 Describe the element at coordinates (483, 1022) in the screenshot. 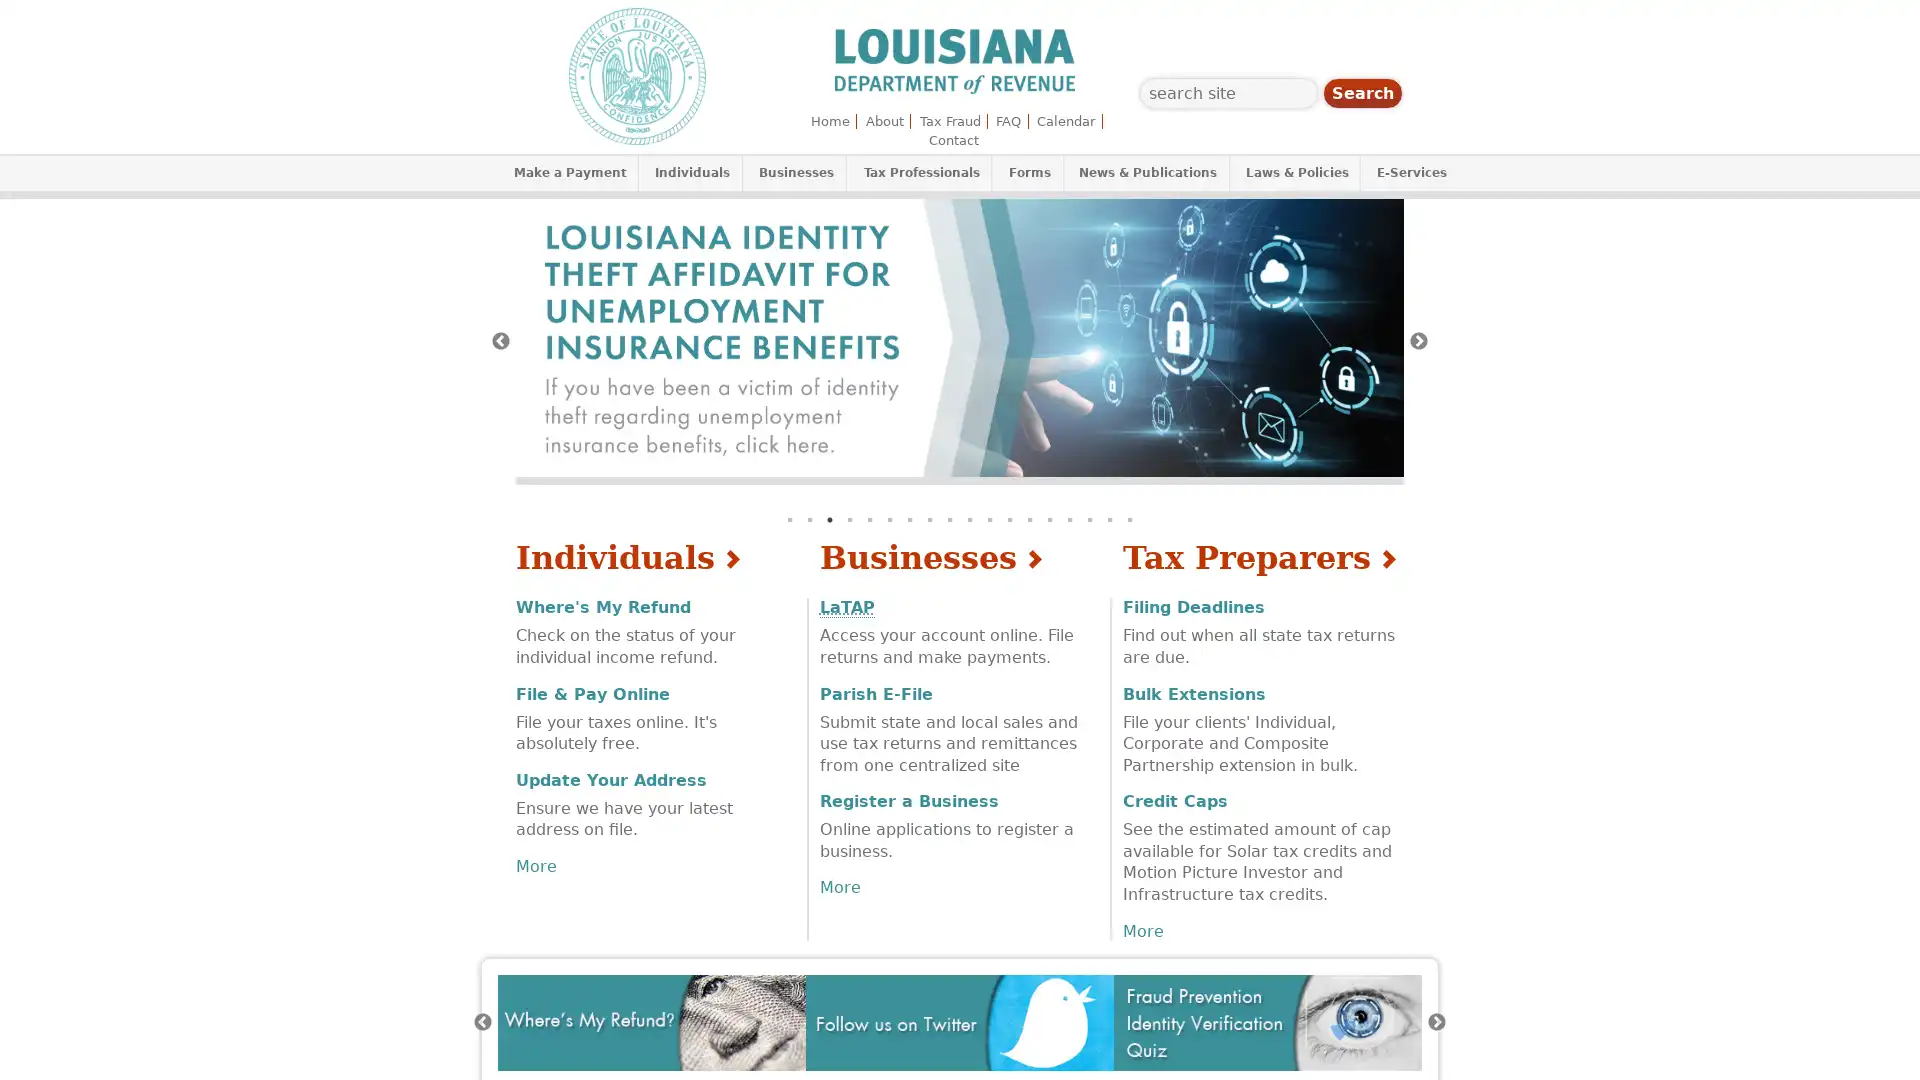

I see `Previous` at that location.